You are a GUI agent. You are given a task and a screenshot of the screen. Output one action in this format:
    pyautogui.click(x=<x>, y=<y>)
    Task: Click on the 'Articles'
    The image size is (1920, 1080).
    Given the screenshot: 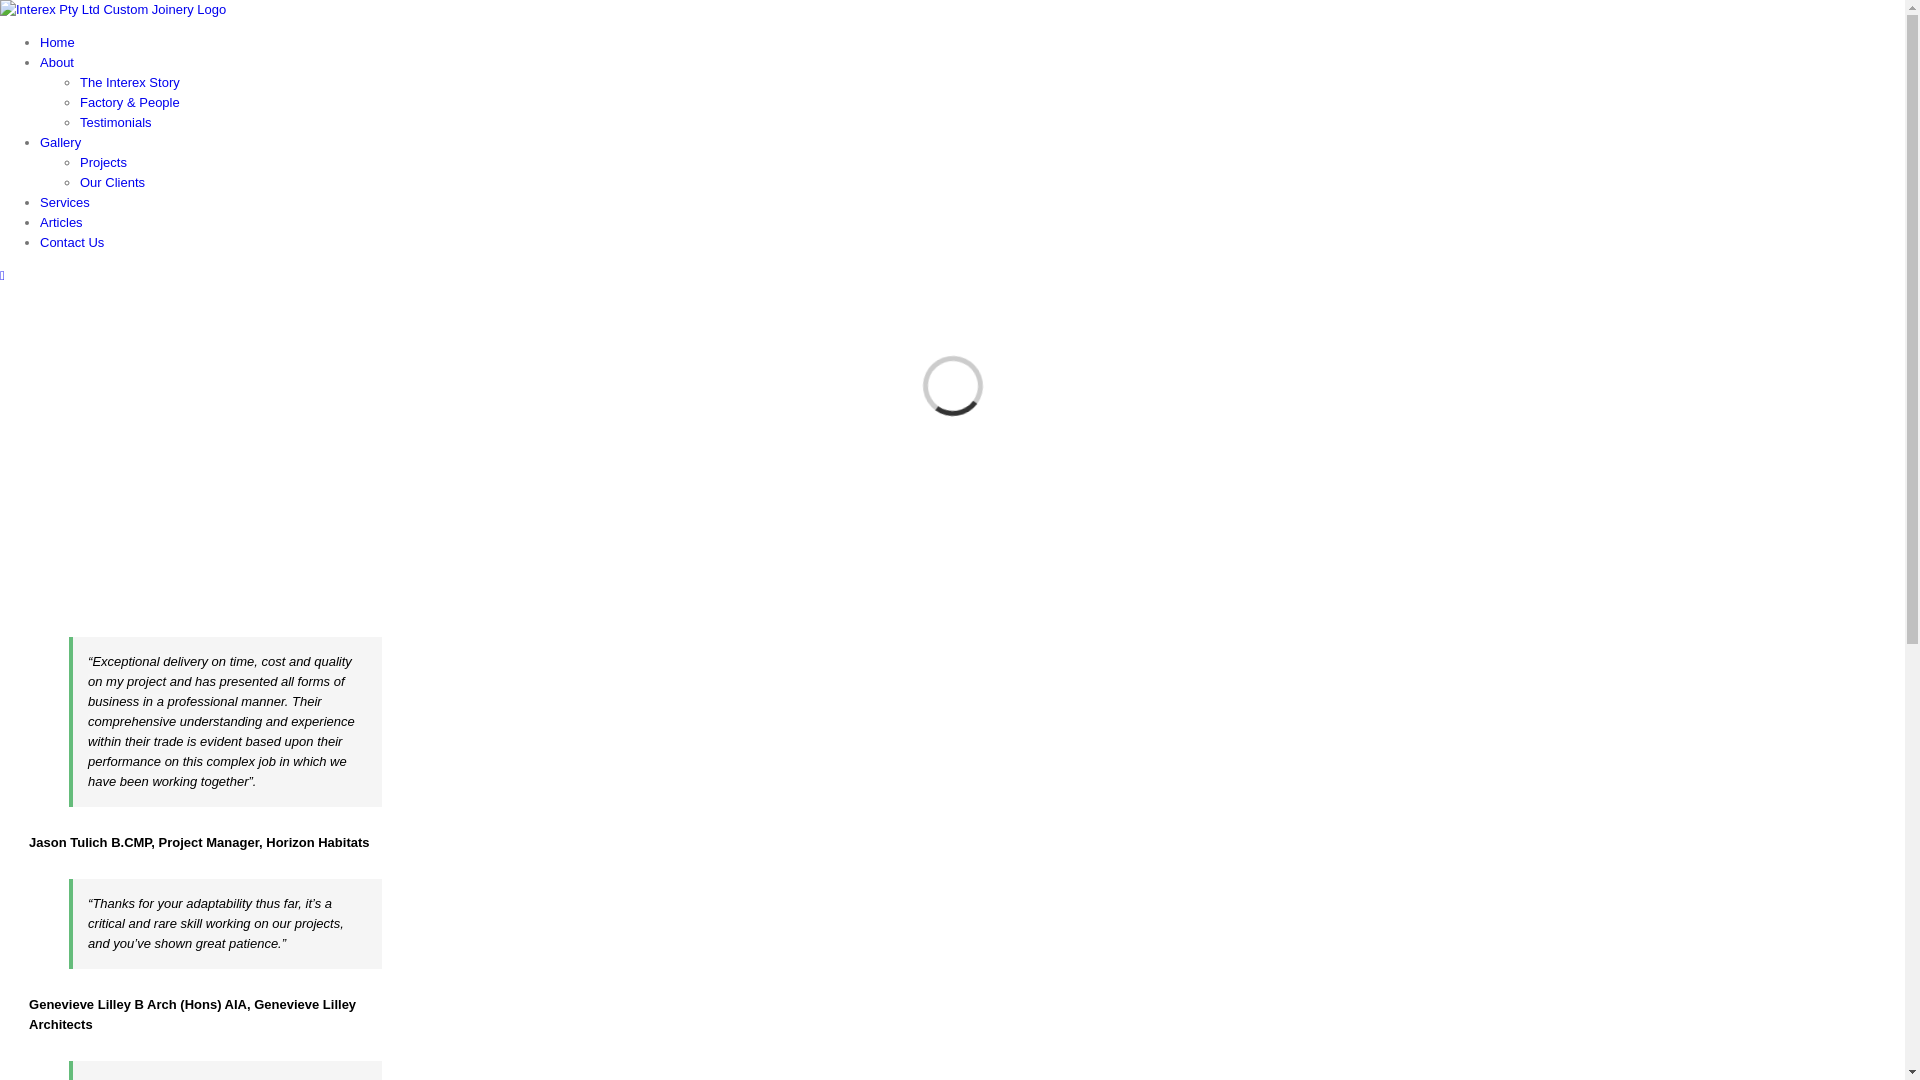 What is the action you would take?
    pyautogui.click(x=61, y=222)
    